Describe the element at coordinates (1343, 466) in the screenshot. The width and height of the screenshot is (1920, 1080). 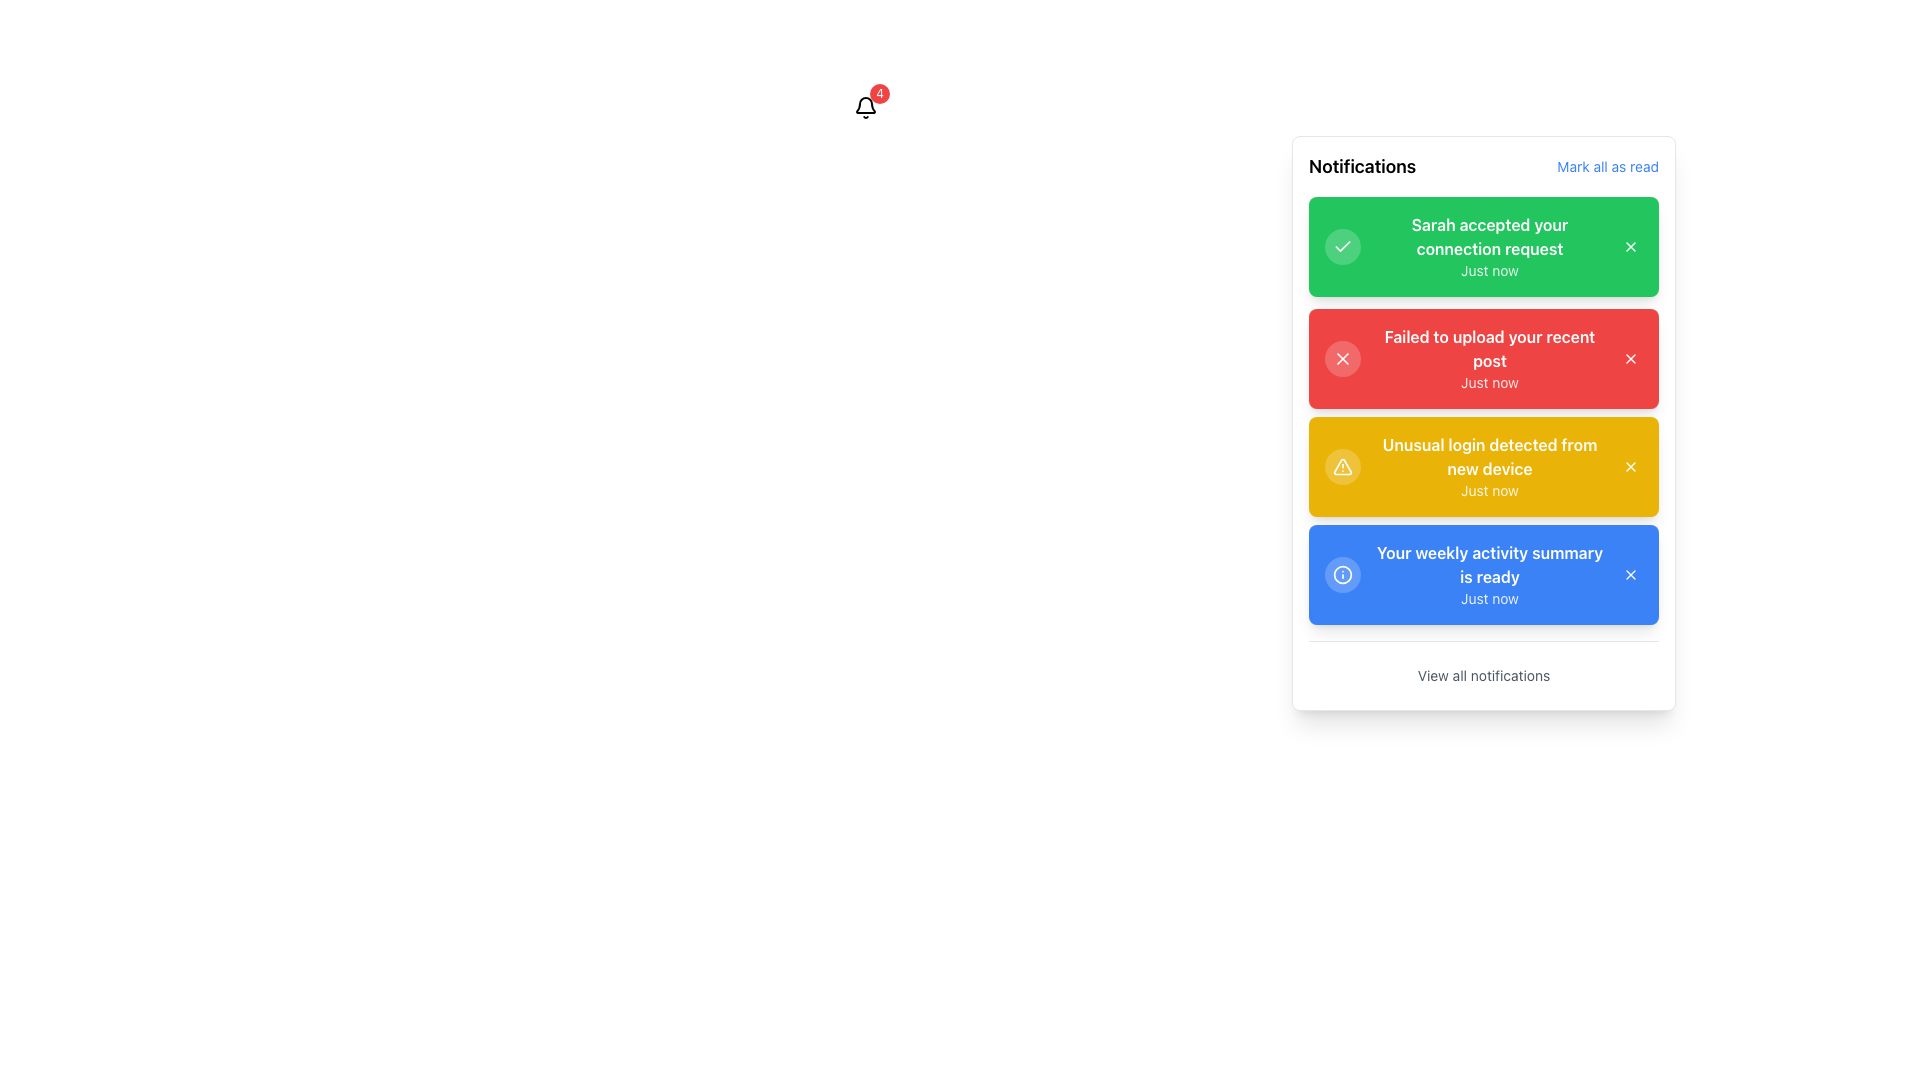
I see `the warning icon indicator that visually indicates a high-priority alert for 'Unusual login detected from new device' notification, which is positioned to the left of the message in the third notification card` at that location.